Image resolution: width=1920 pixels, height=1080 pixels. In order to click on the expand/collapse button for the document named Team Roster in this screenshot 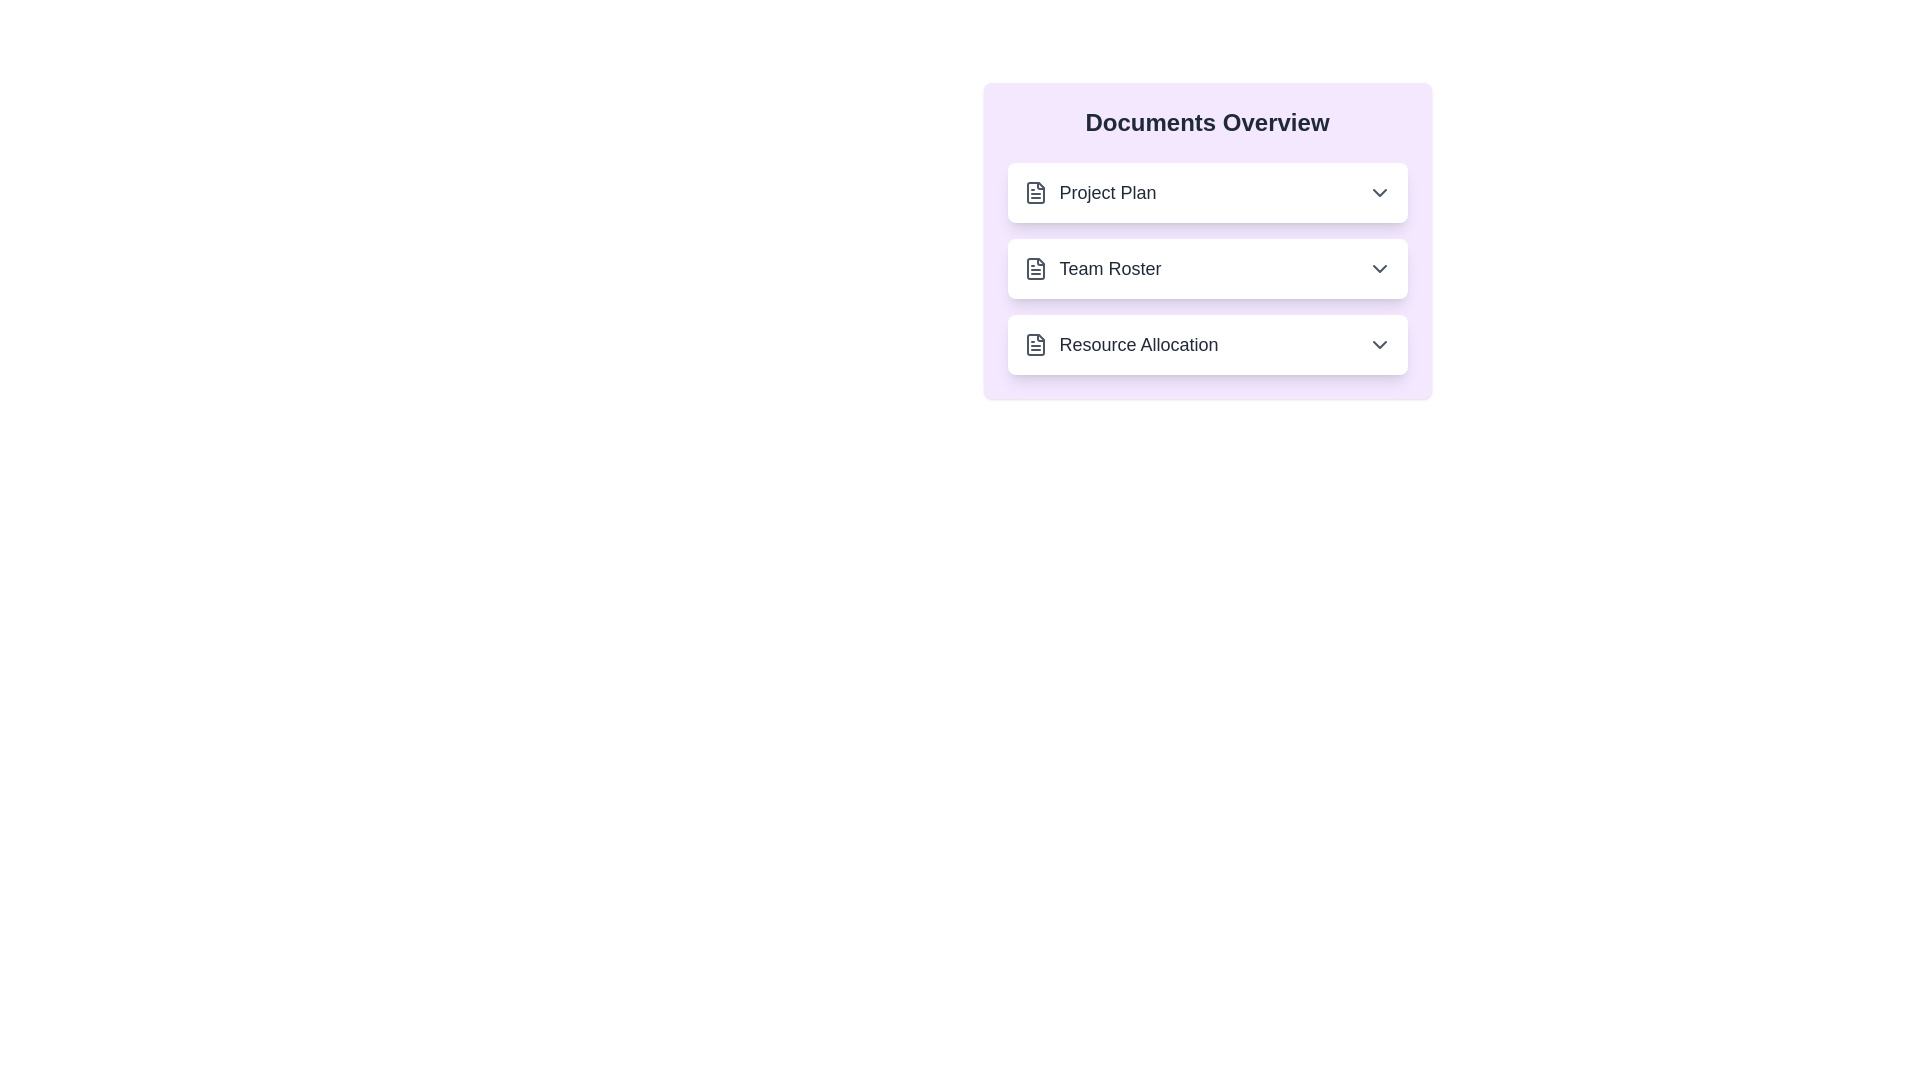, I will do `click(1378, 268)`.